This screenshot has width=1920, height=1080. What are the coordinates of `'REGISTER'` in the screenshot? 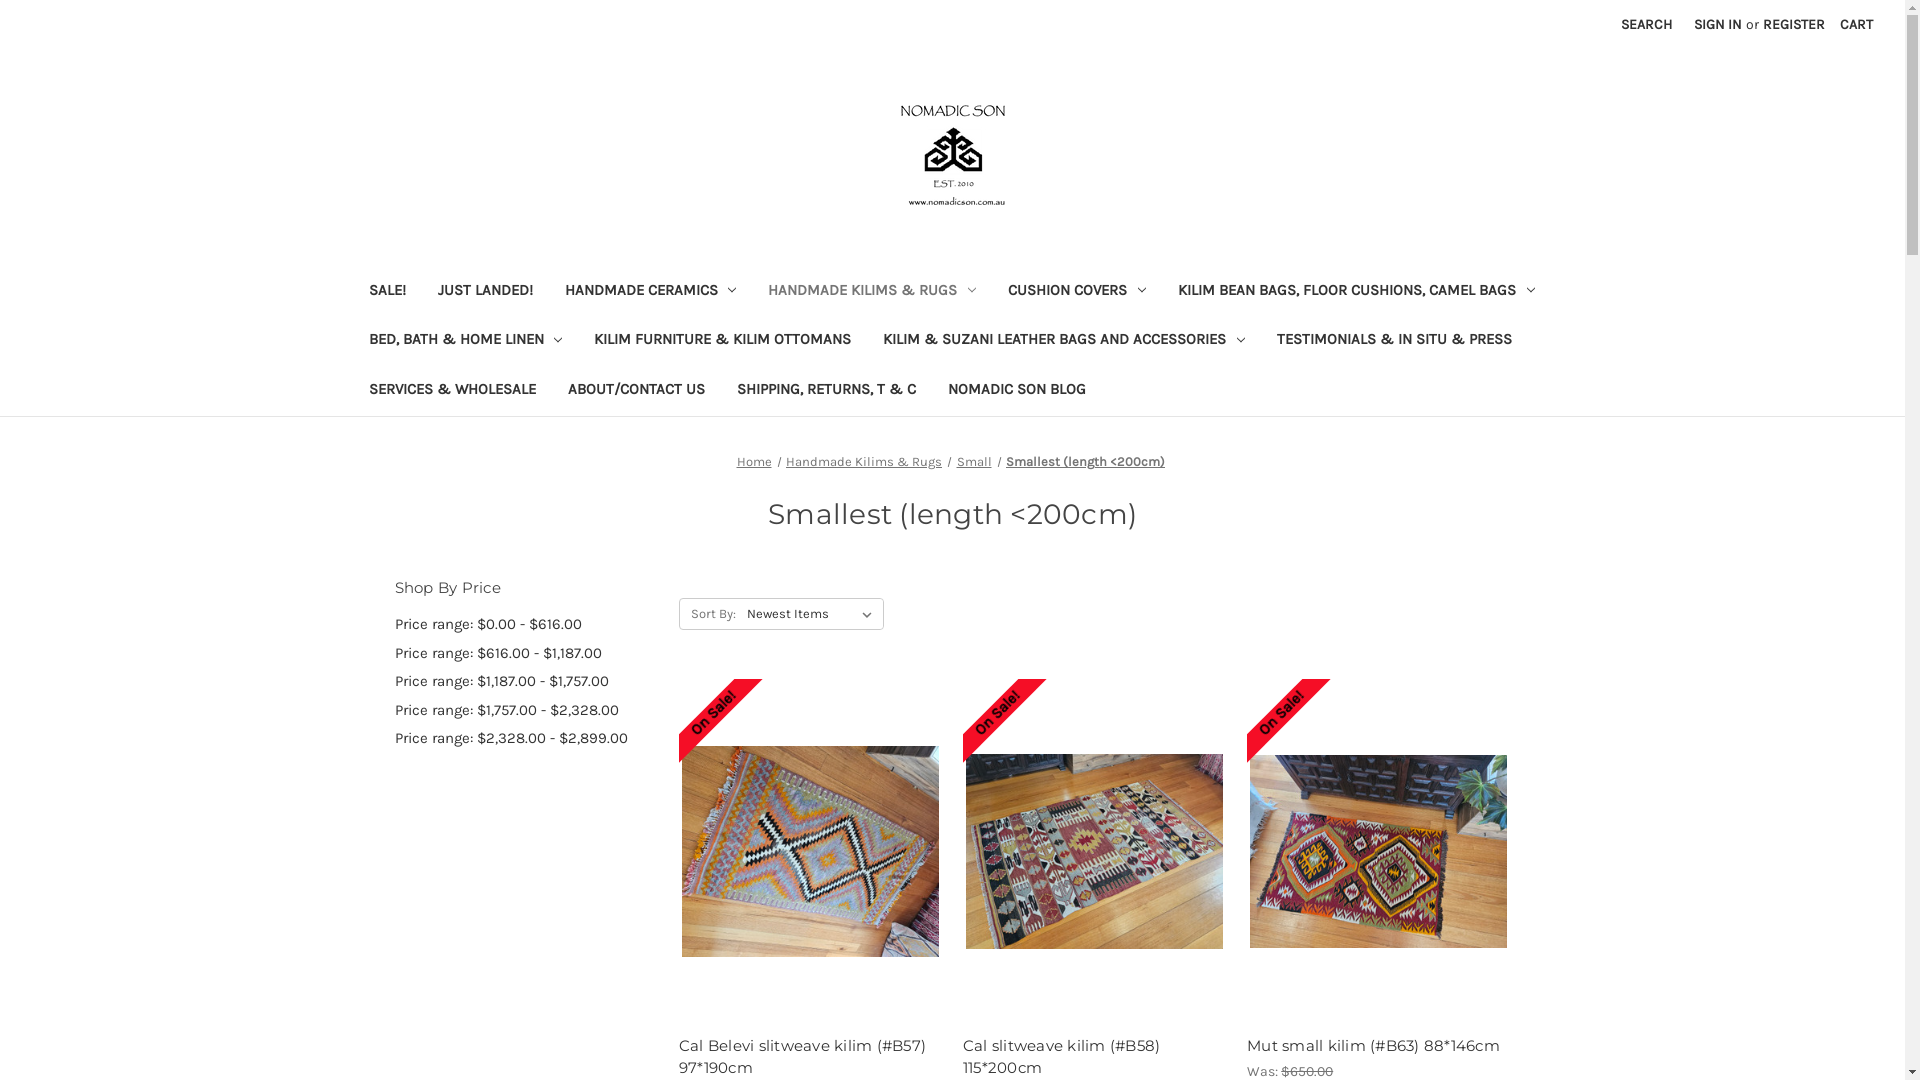 It's located at (1794, 24).